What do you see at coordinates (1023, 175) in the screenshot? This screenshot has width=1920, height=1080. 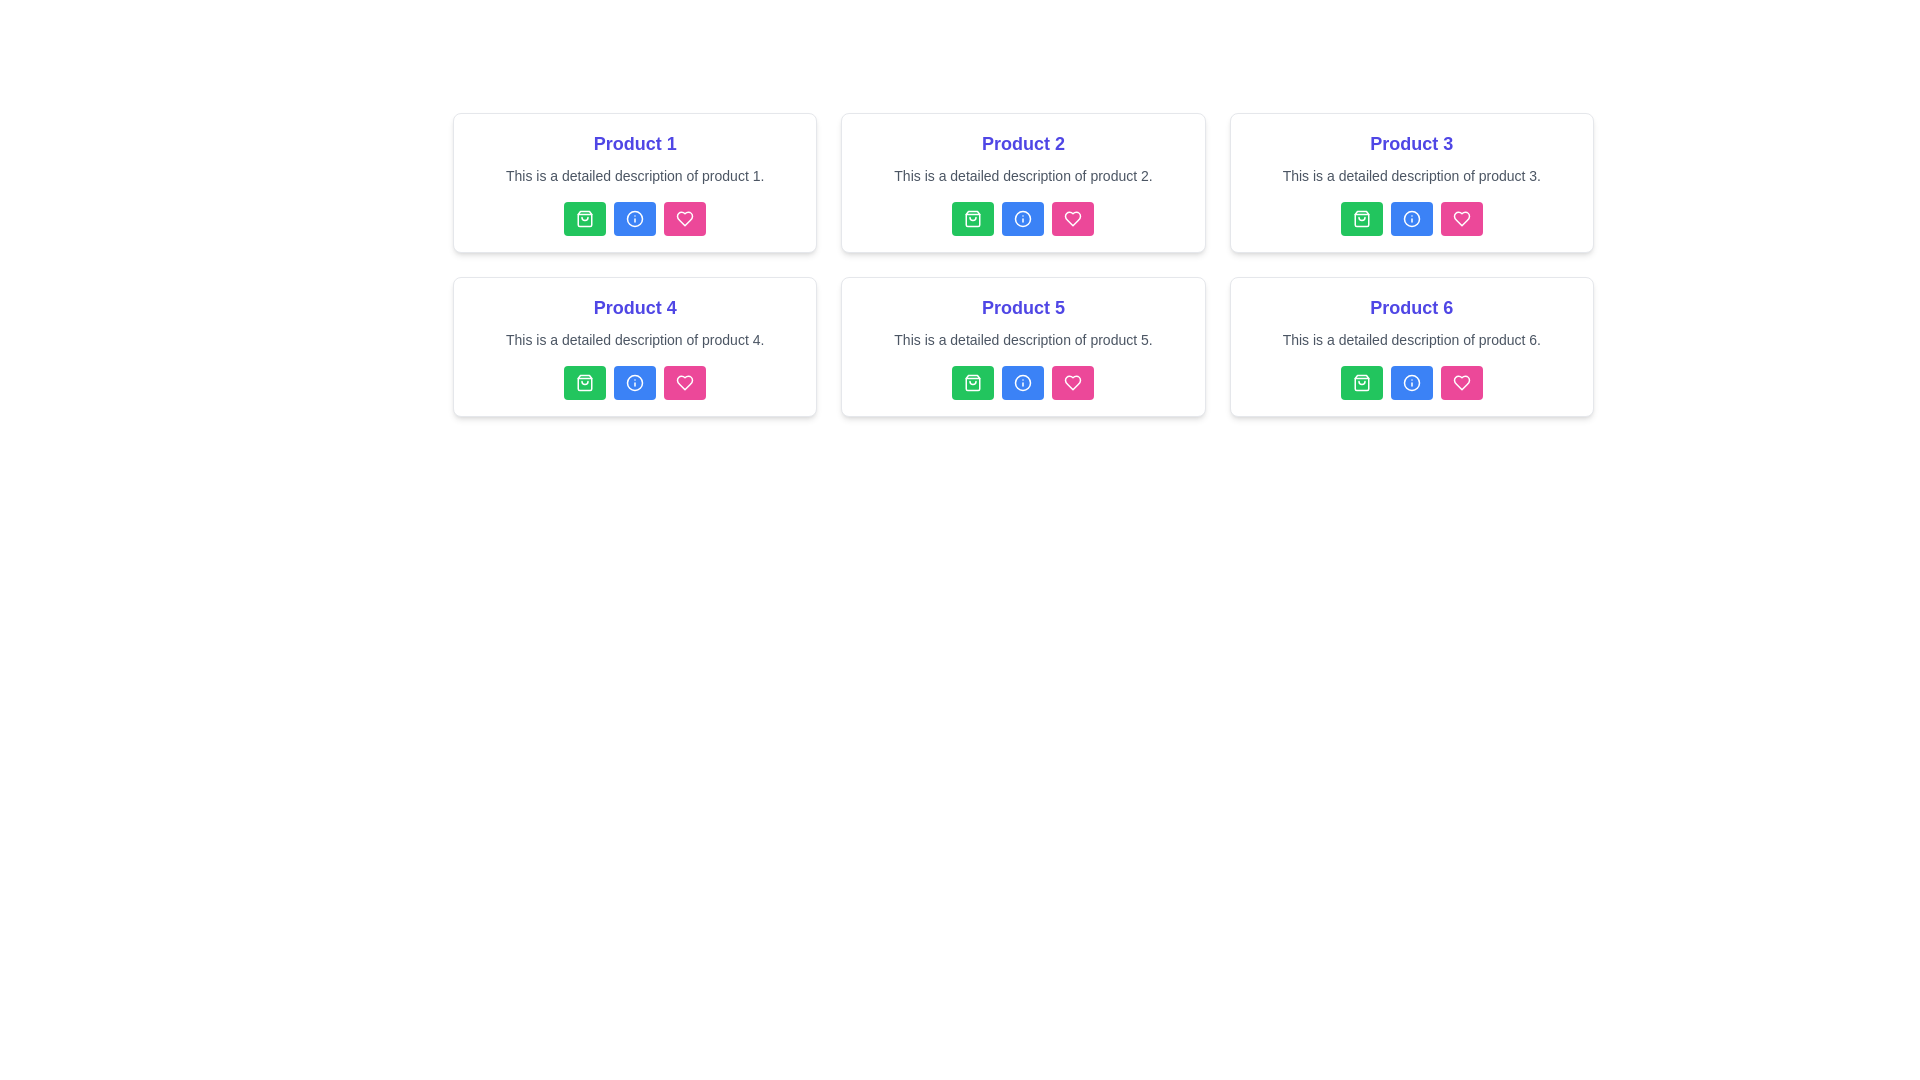 I see `the Text label located below the title 'Product 2' and above the row of three buttons in the second product card` at bounding box center [1023, 175].